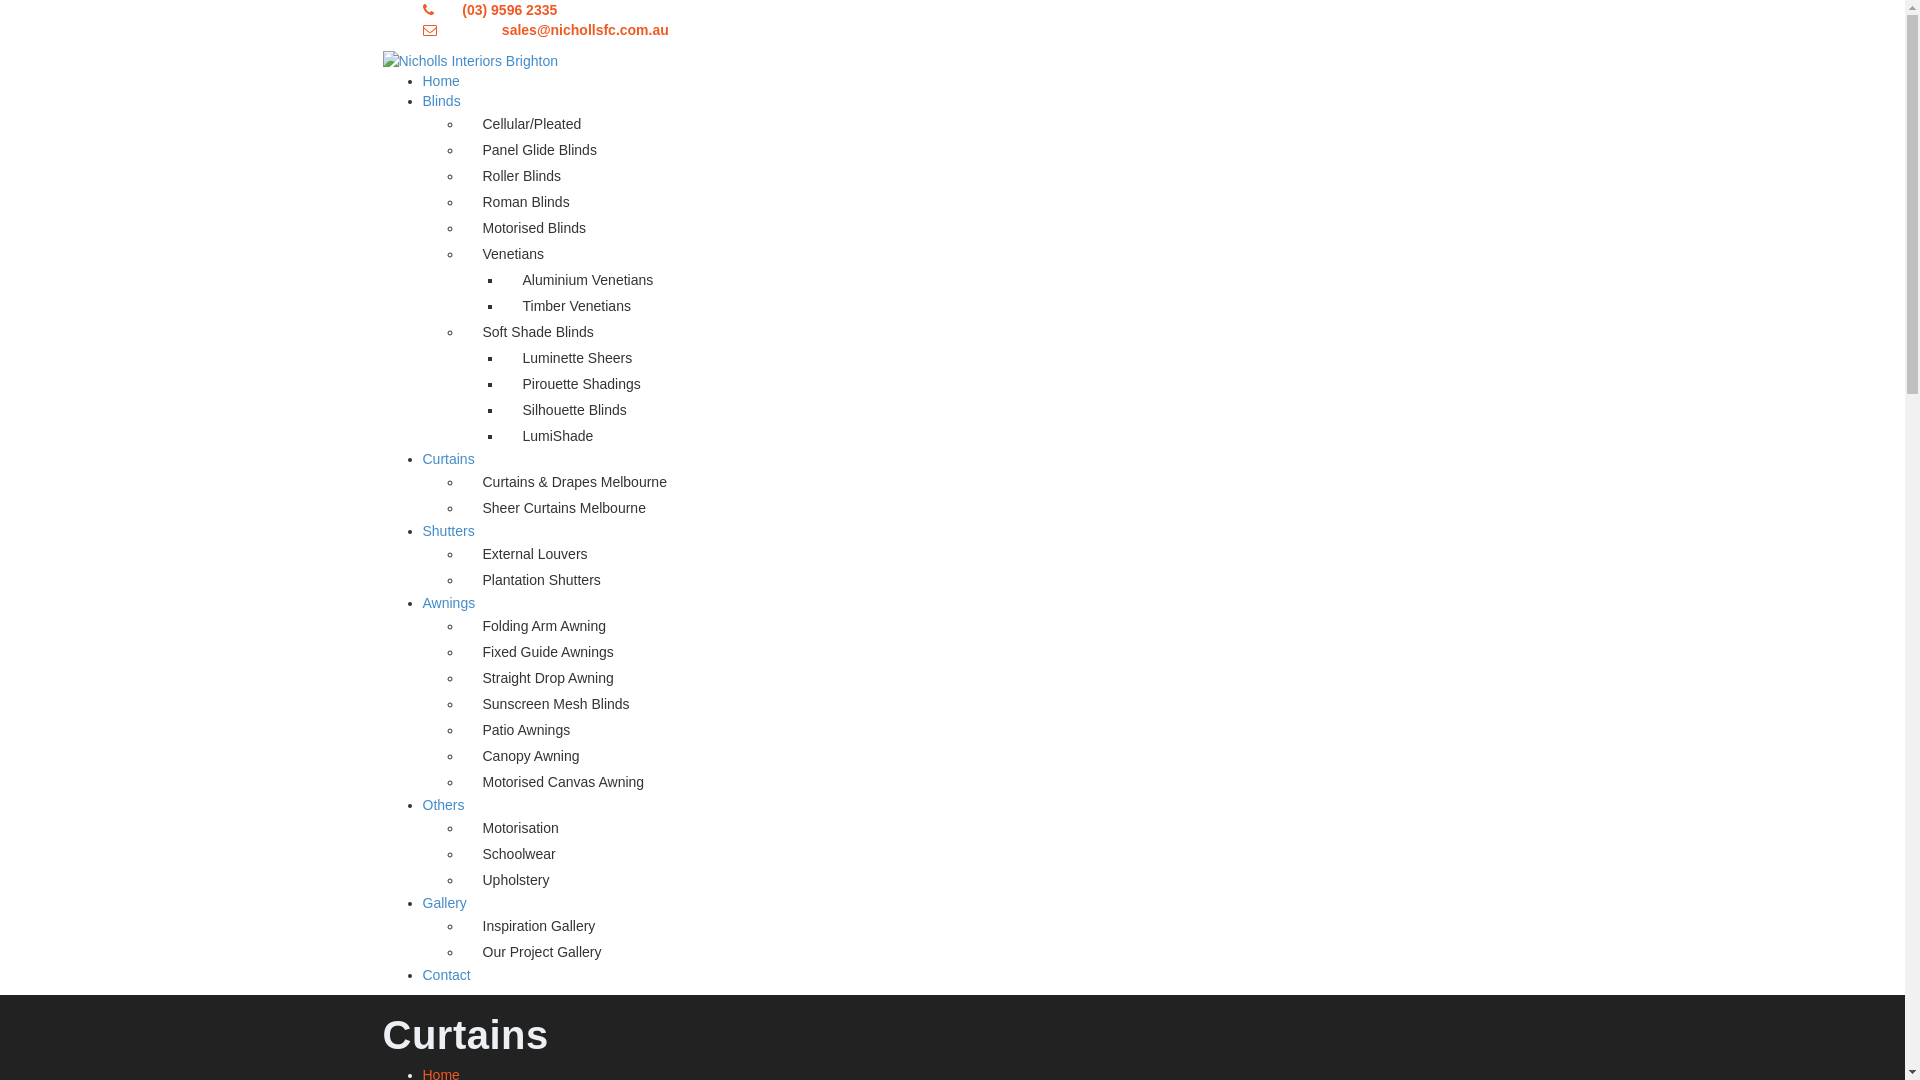 The image size is (1920, 1080). What do you see at coordinates (439, 80) in the screenshot?
I see `'Home'` at bounding box center [439, 80].